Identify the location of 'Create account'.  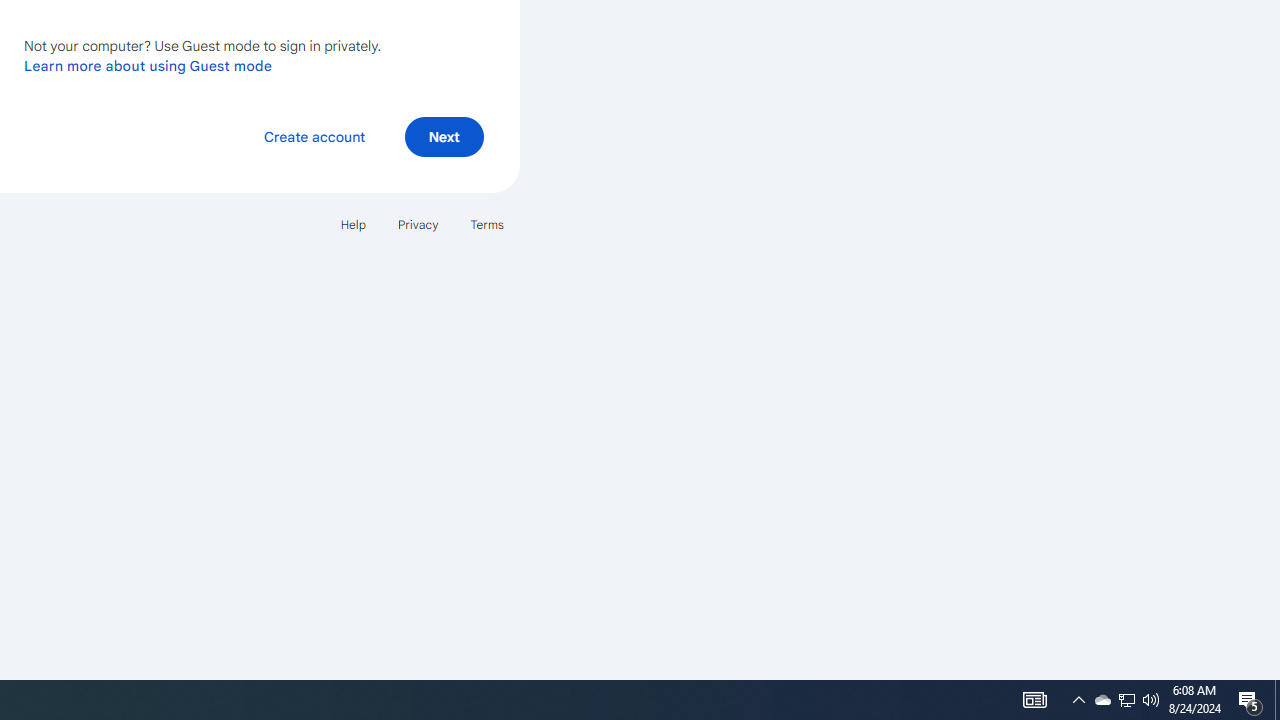
(313, 135).